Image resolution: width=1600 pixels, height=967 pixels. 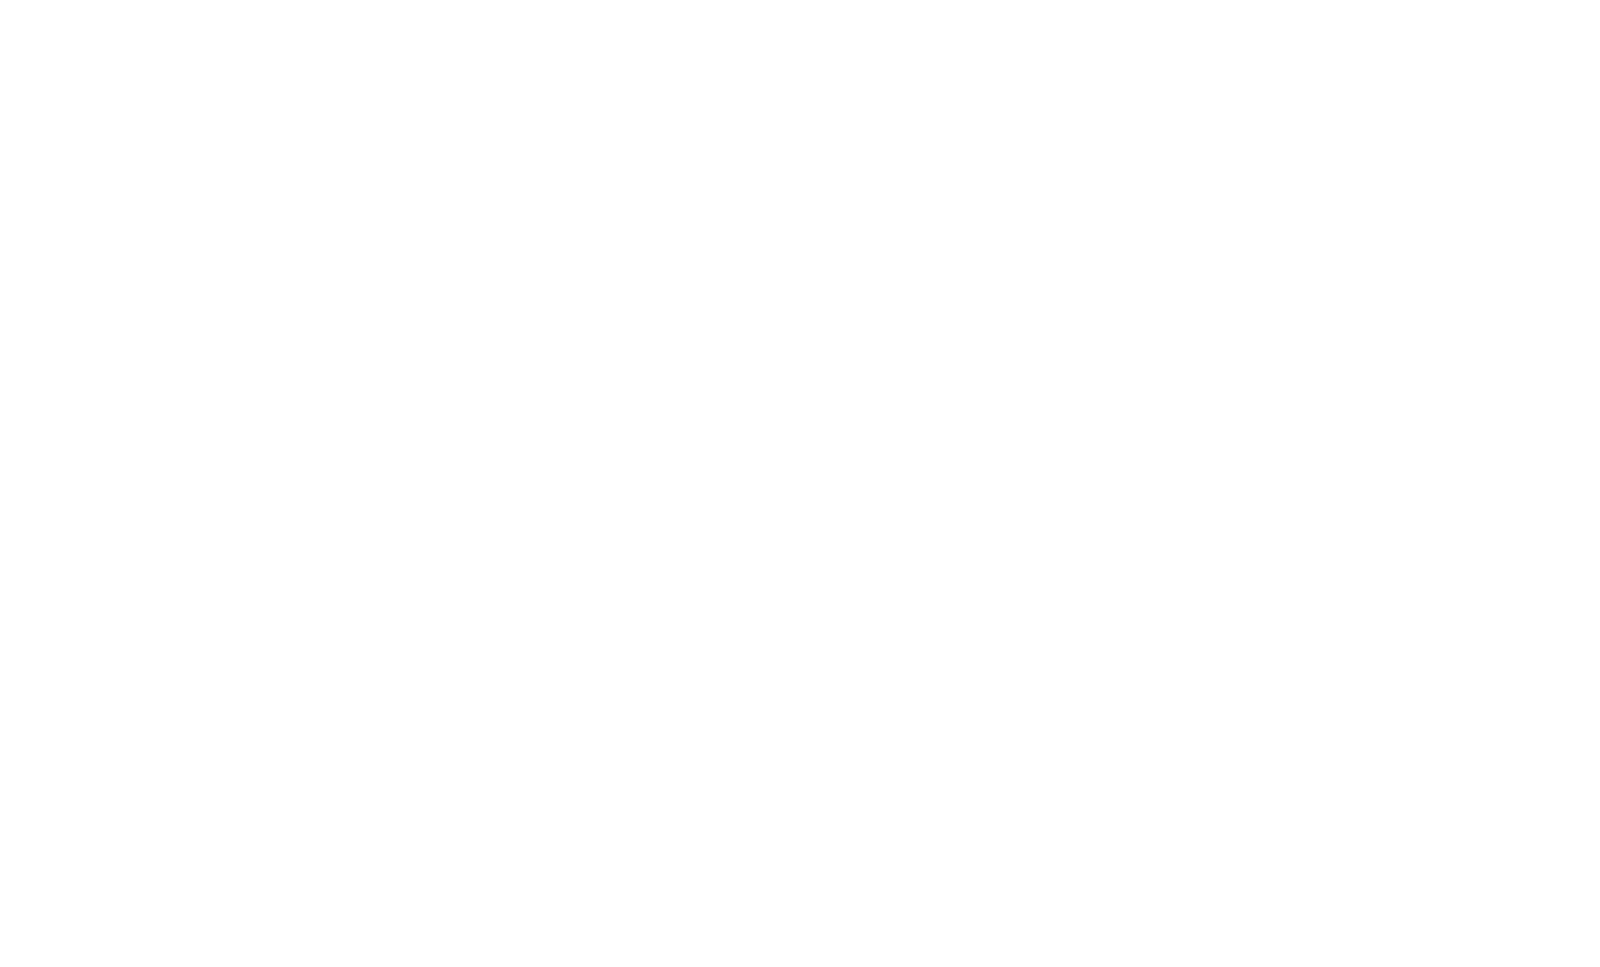 I want to click on 'iPhone 7', so click(x=883, y=72).